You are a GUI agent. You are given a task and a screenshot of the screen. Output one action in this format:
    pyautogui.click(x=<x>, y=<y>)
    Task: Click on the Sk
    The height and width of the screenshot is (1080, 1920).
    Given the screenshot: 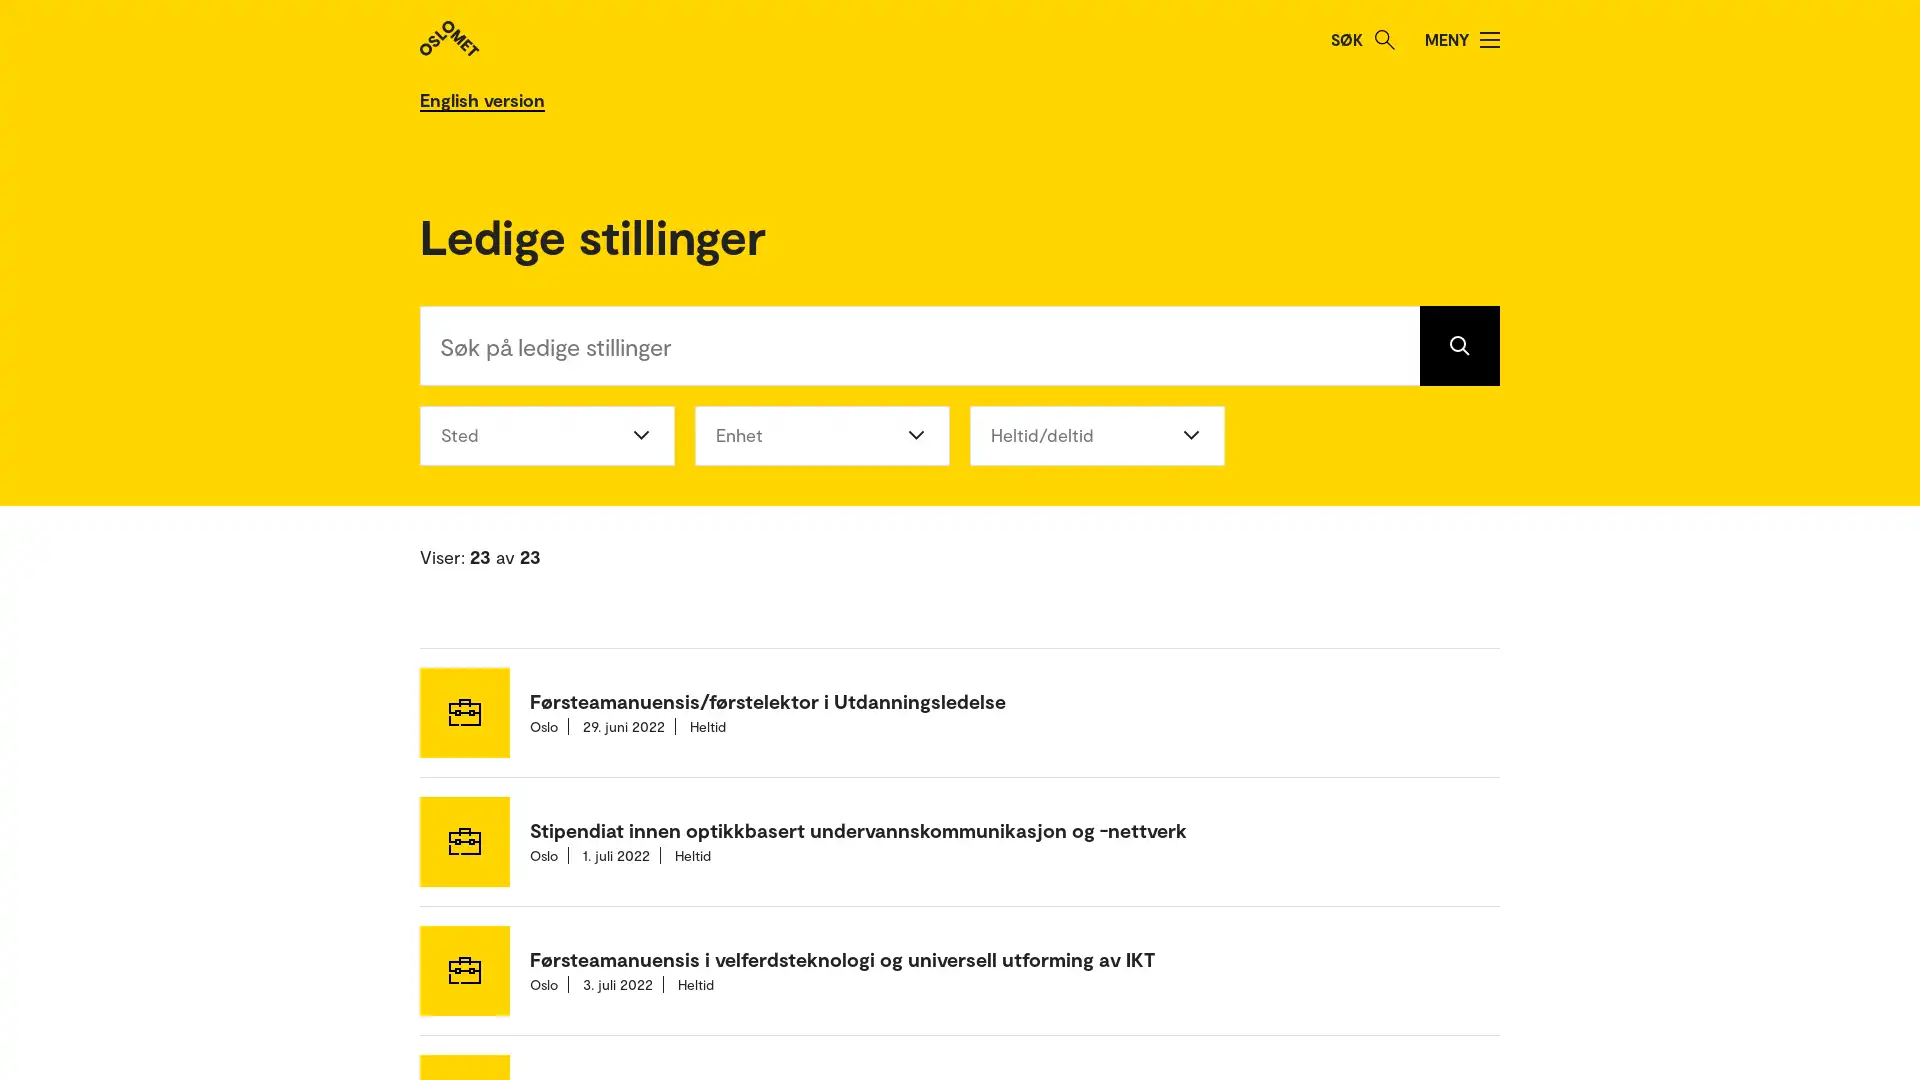 What is the action you would take?
    pyautogui.click(x=1384, y=39)
    